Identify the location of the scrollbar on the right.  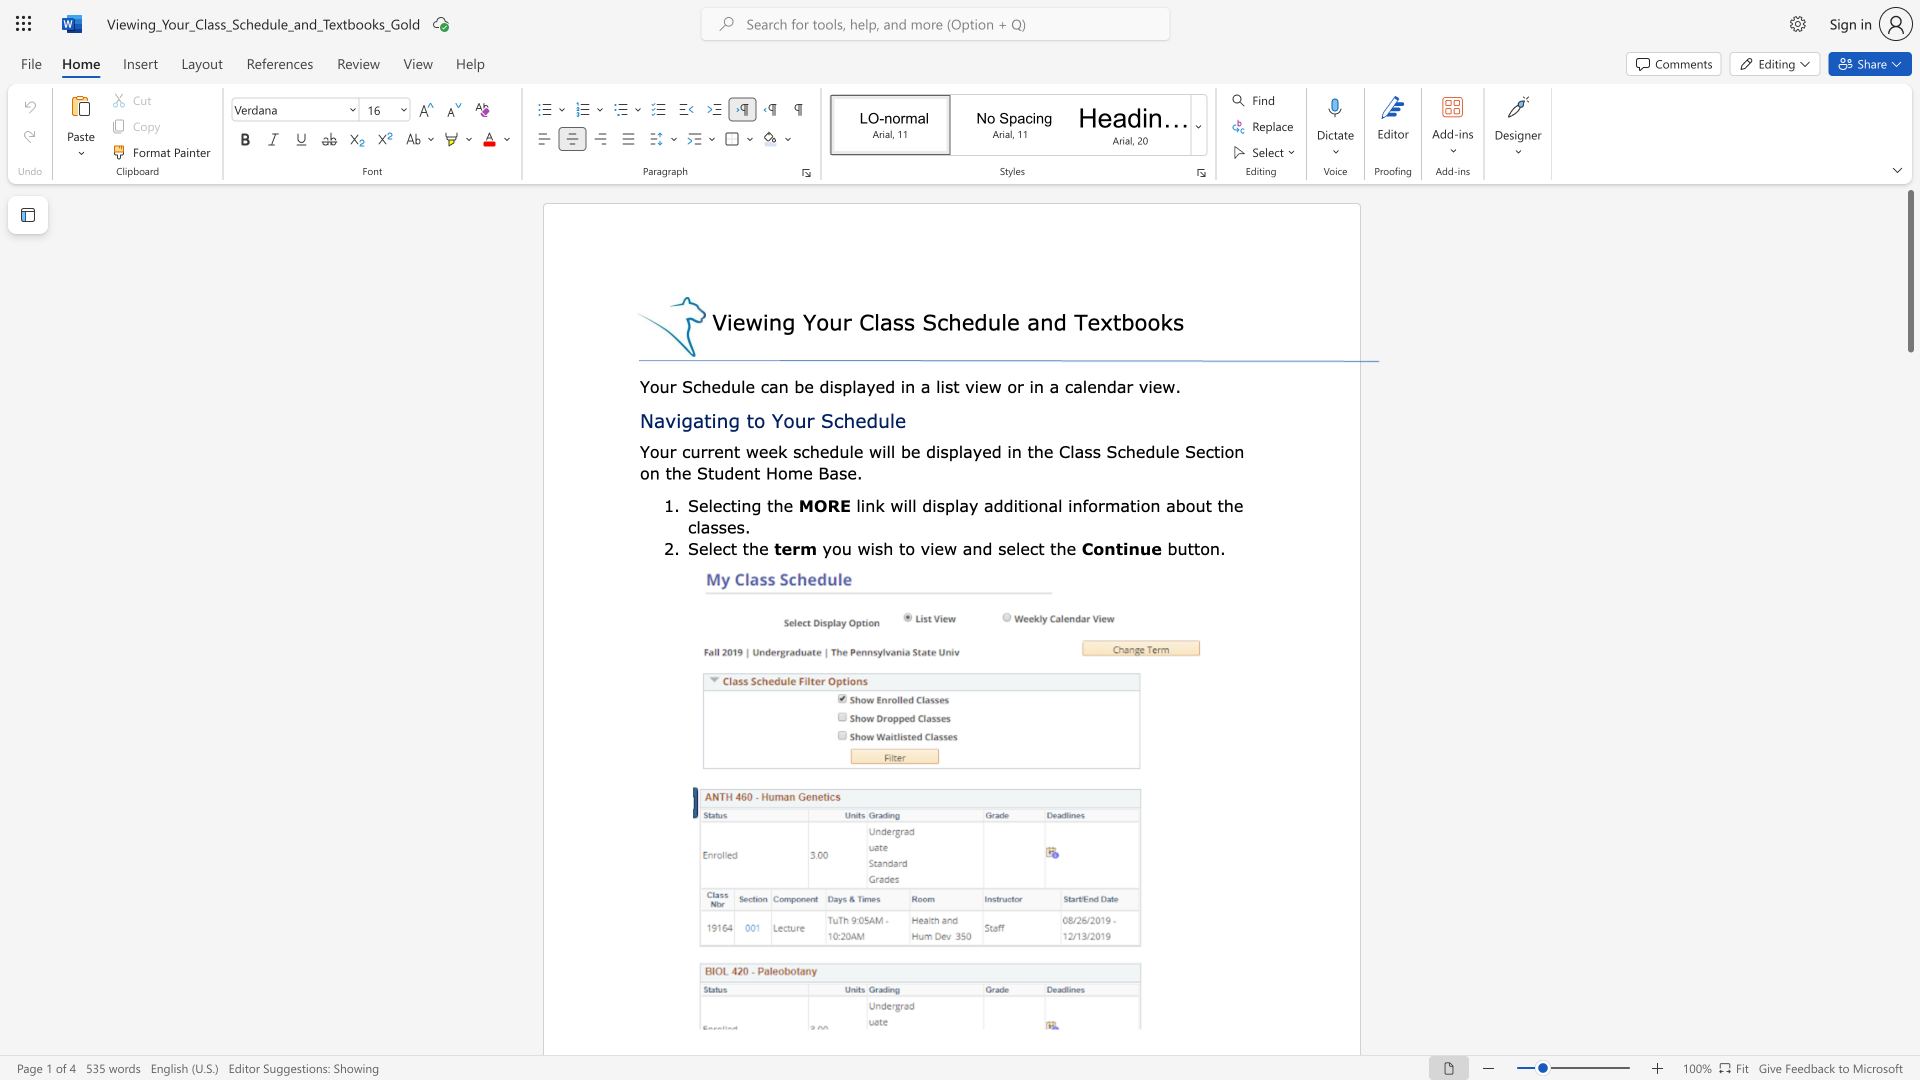
(1909, 650).